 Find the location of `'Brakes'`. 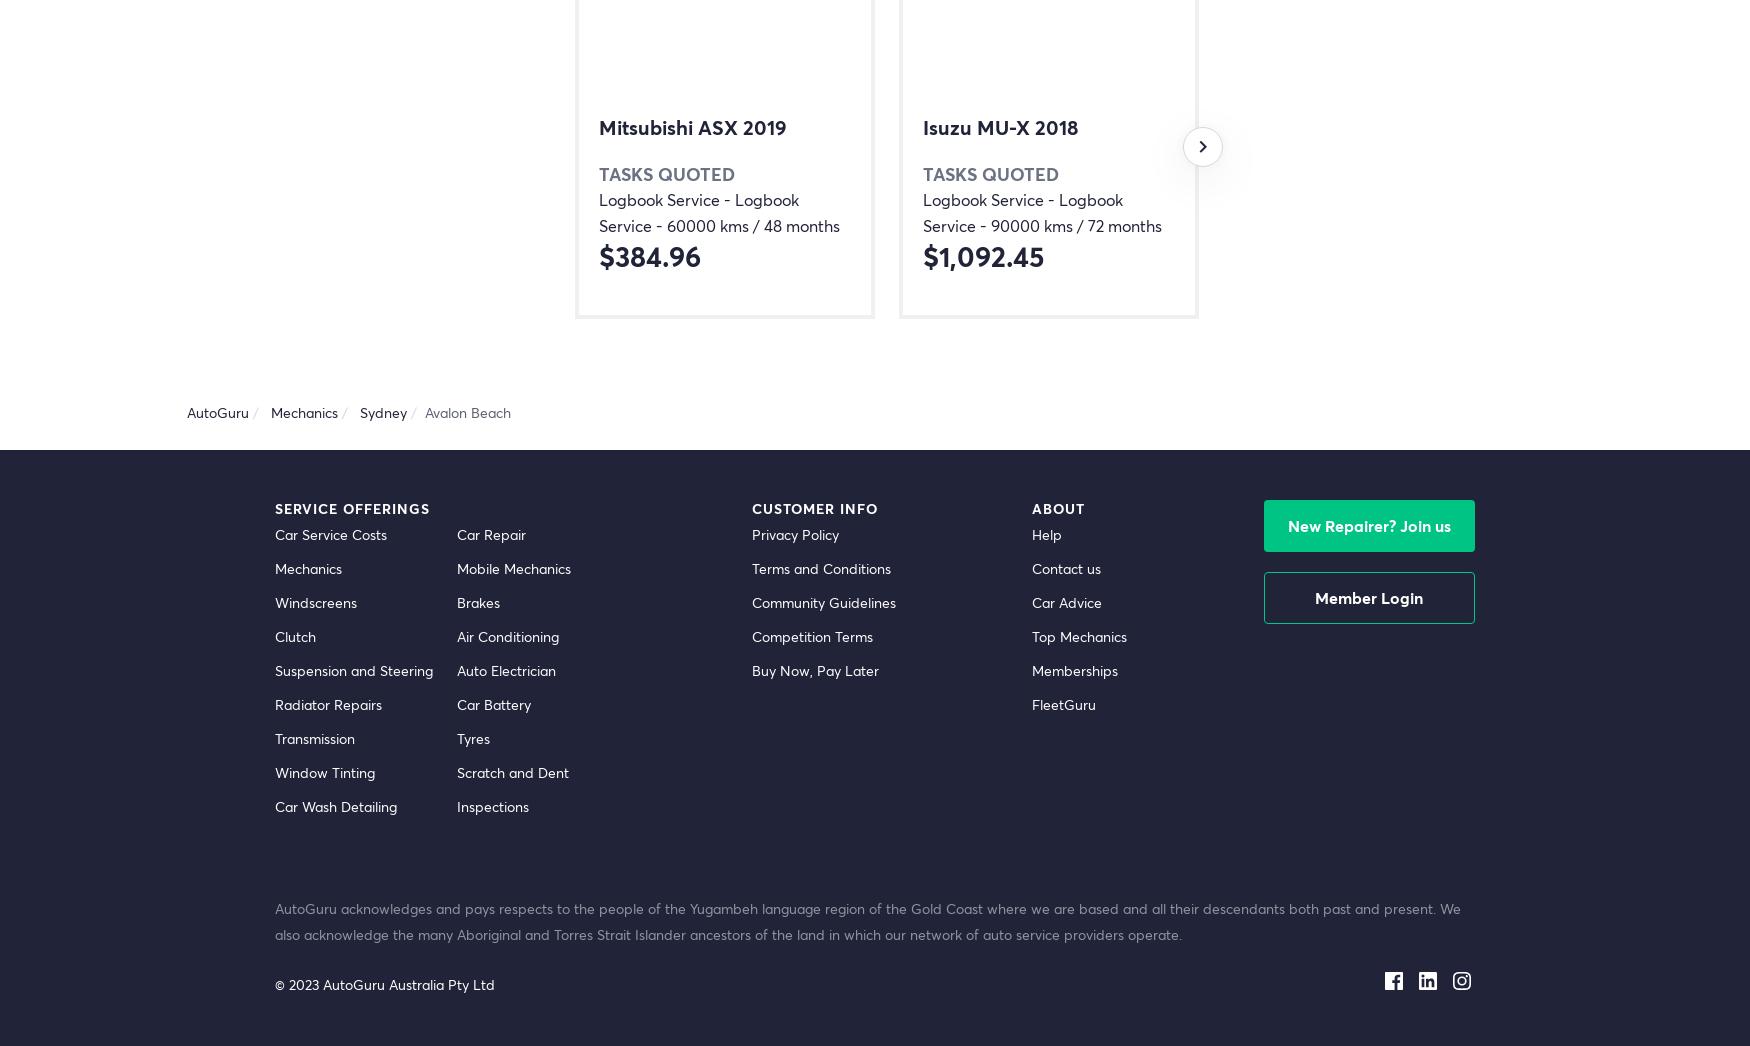

'Brakes' is located at coordinates (478, 602).